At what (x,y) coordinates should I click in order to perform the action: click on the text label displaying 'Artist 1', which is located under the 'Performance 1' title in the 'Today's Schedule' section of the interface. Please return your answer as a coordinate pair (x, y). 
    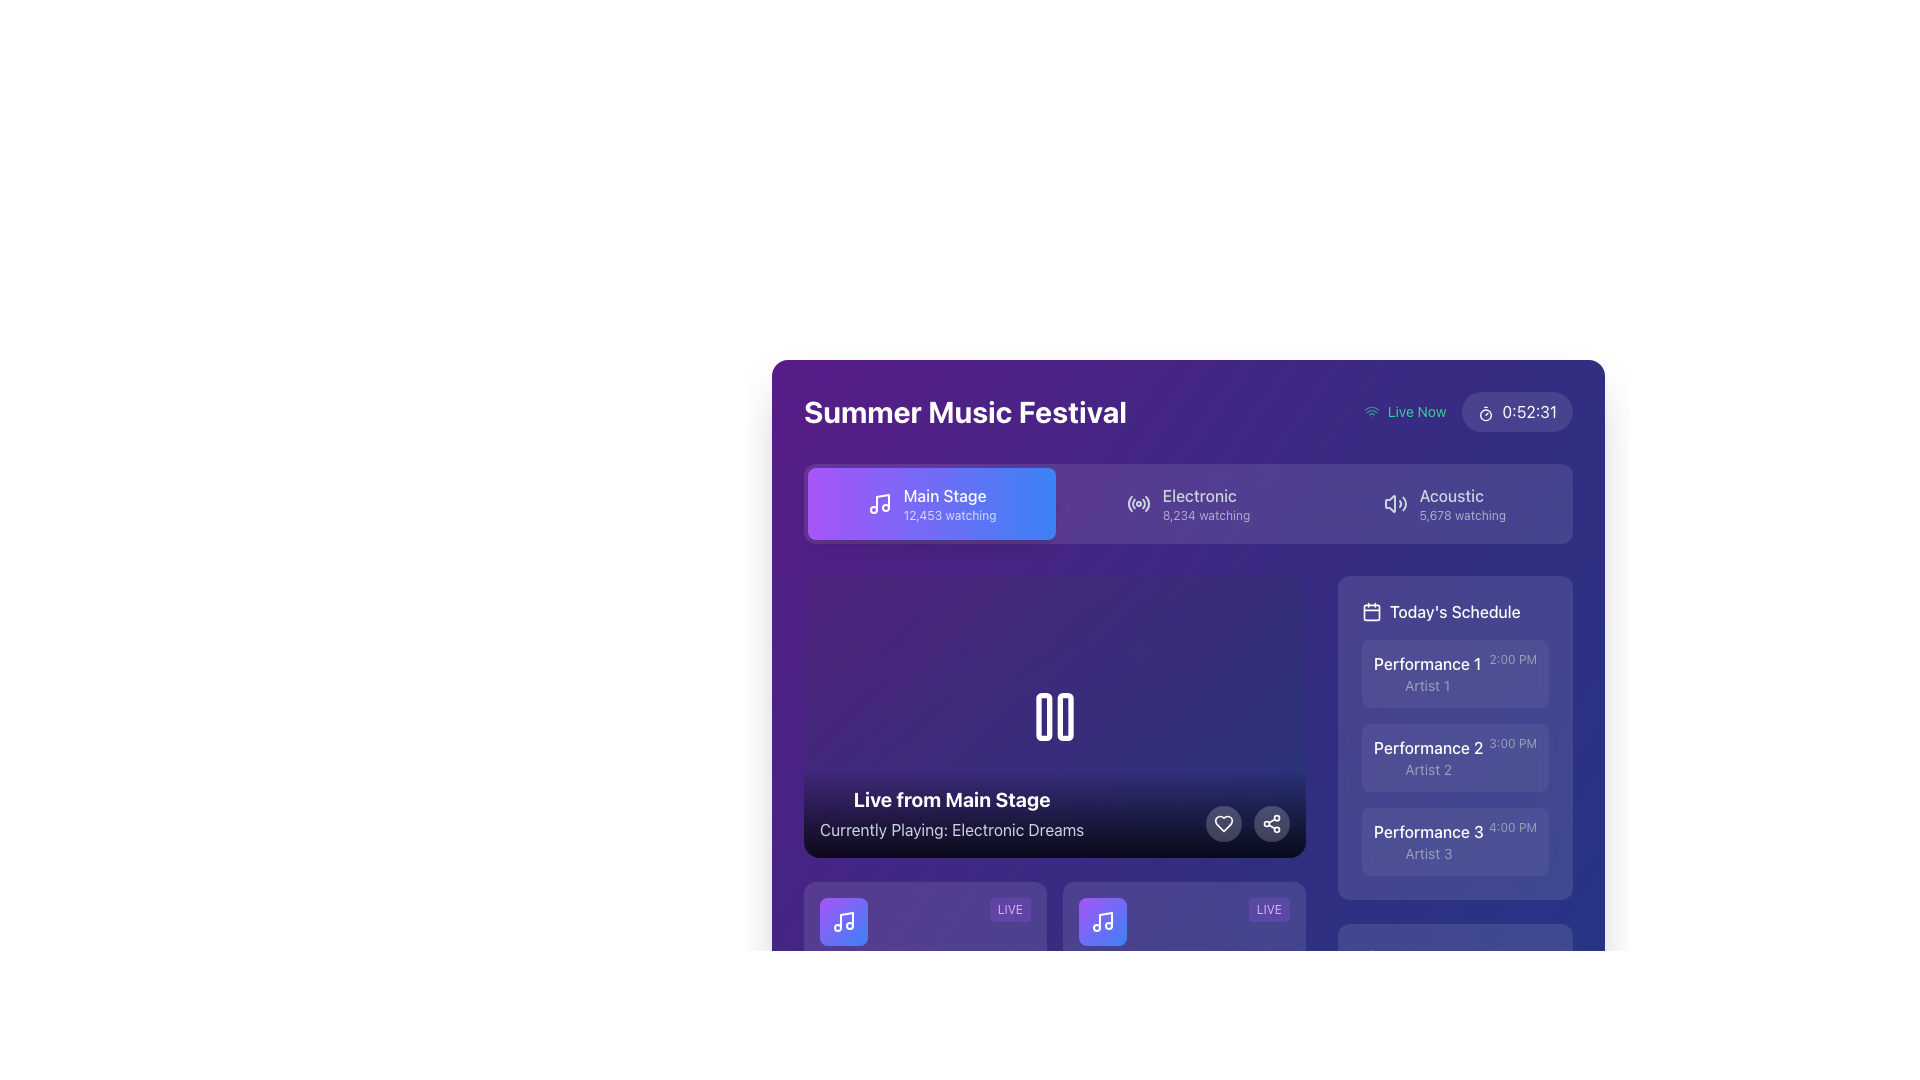
    Looking at the image, I should click on (1426, 685).